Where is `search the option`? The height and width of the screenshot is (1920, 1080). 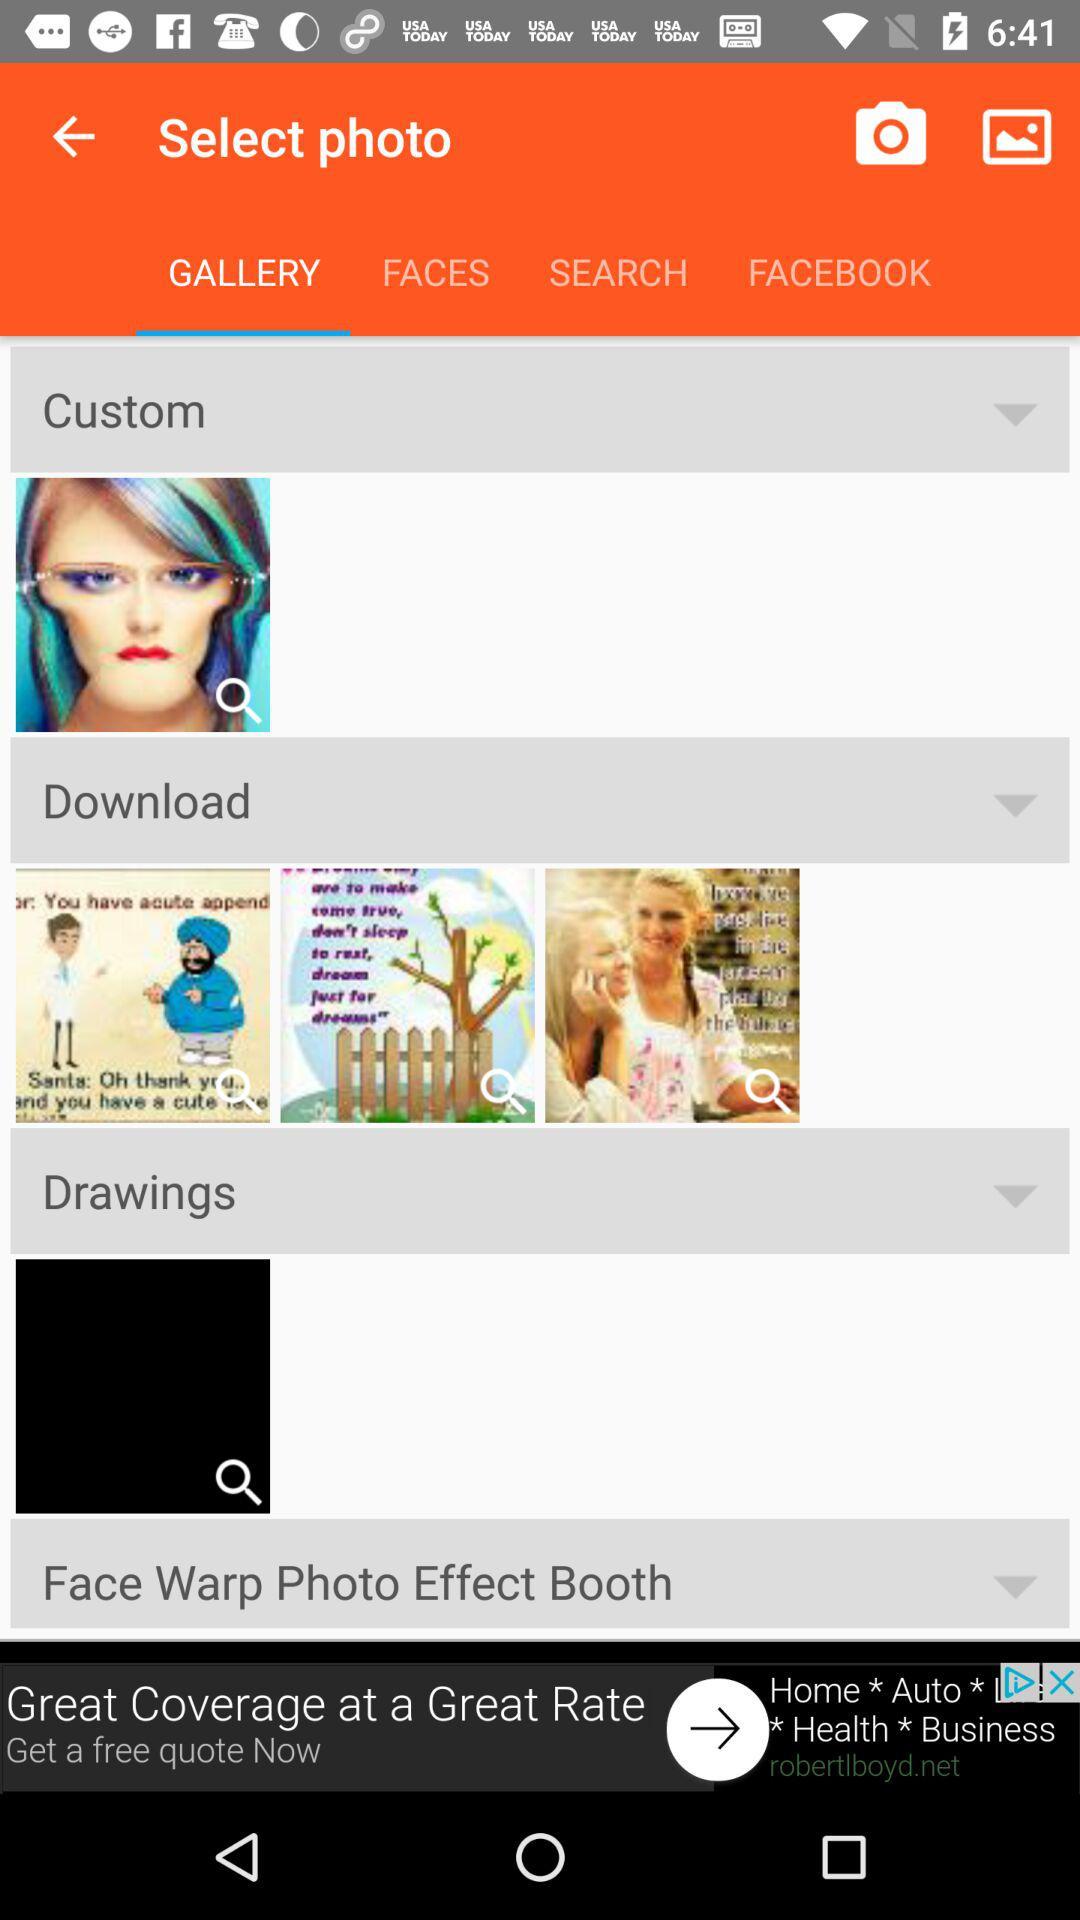 search the option is located at coordinates (502, 1090).